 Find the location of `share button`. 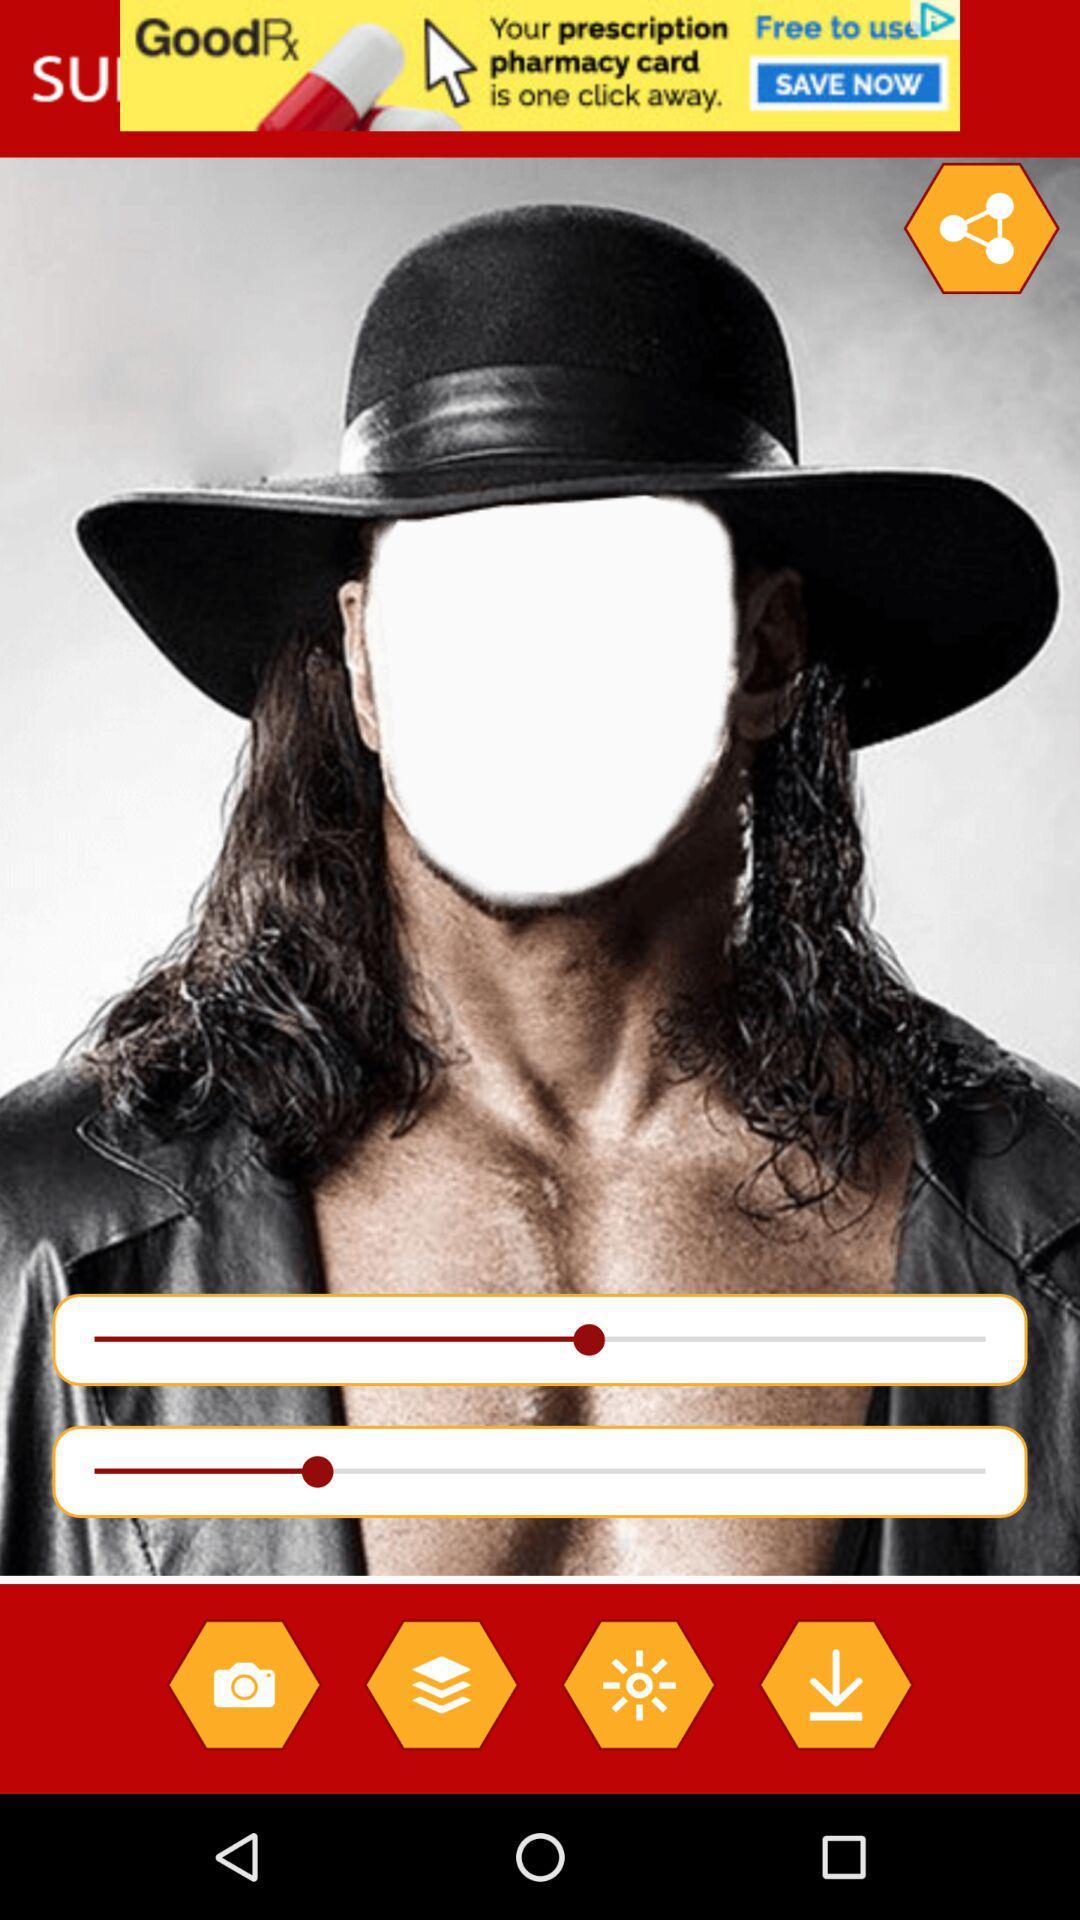

share button is located at coordinates (980, 228).